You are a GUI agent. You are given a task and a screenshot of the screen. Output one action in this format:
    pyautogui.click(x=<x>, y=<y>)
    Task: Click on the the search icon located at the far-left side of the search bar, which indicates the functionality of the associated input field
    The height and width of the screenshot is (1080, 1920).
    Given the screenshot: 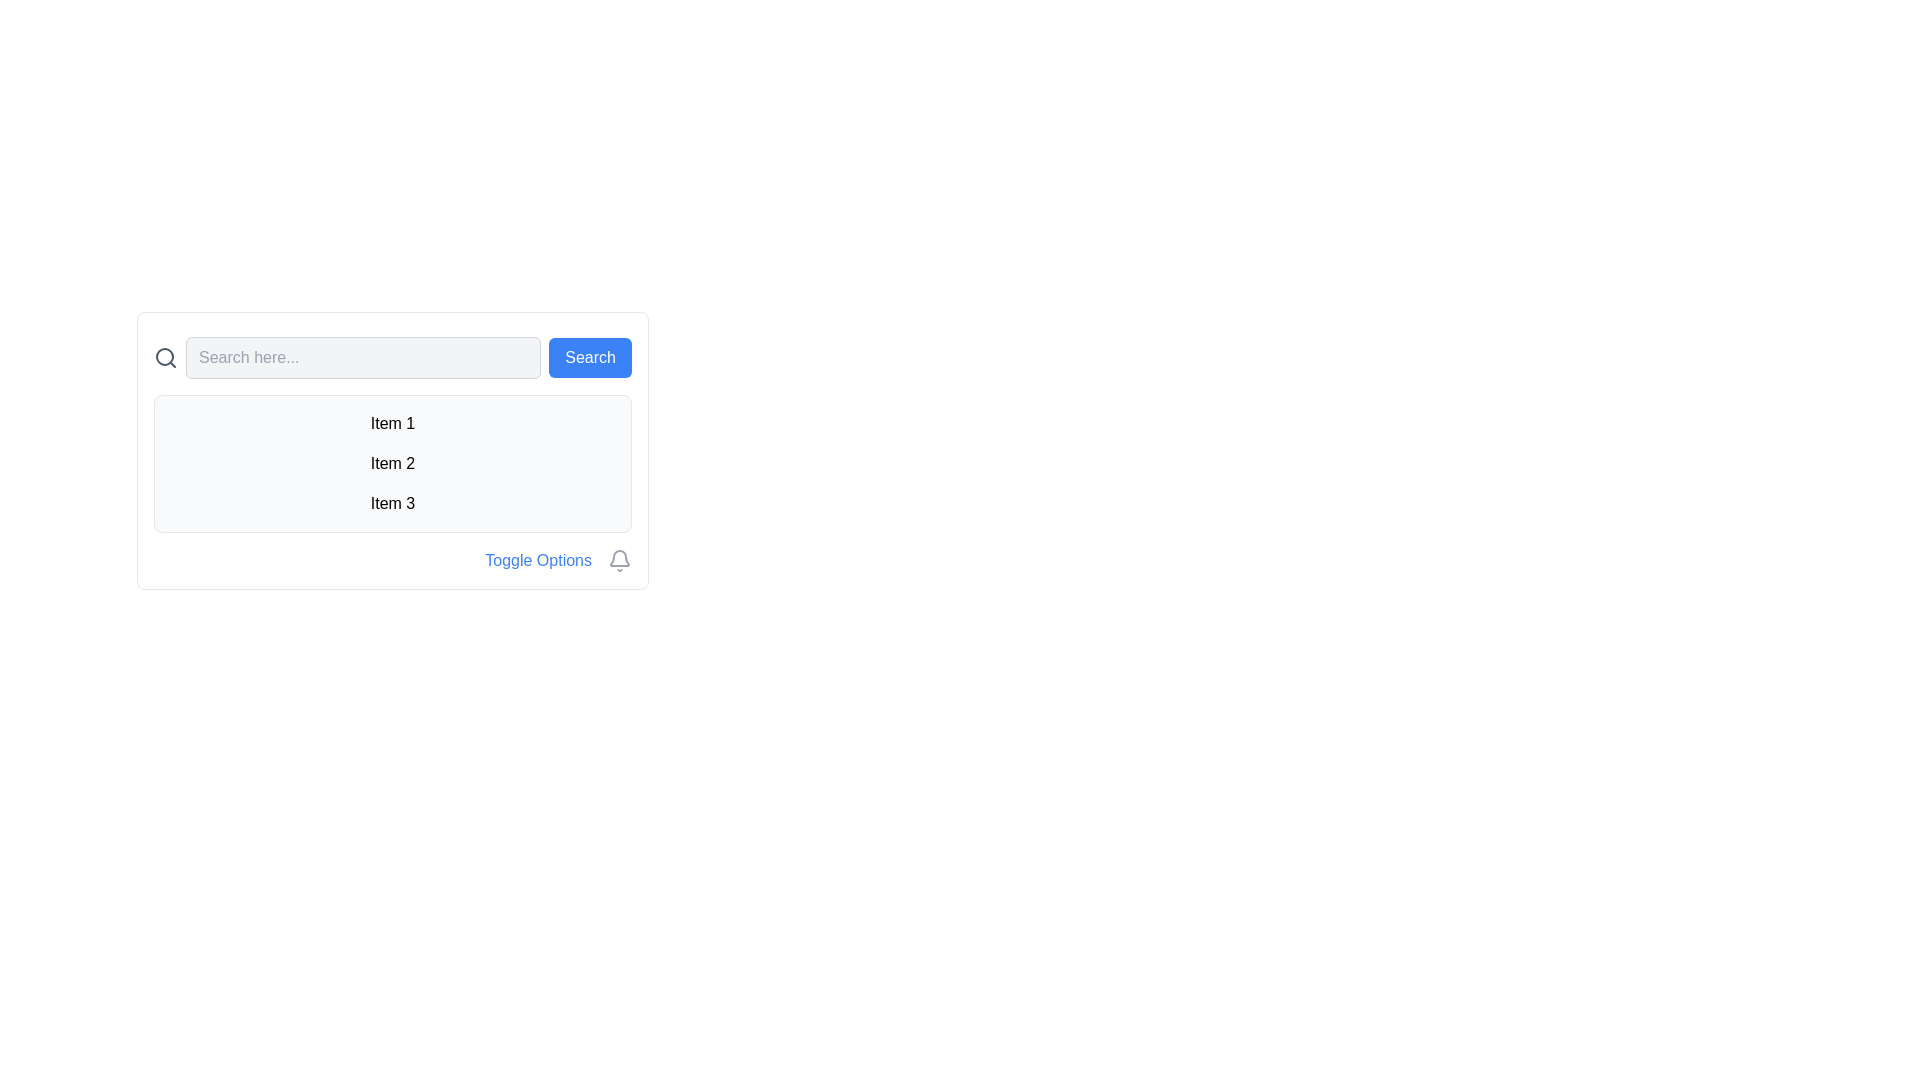 What is the action you would take?
    pyautogui.click(x=166, y=357)
    